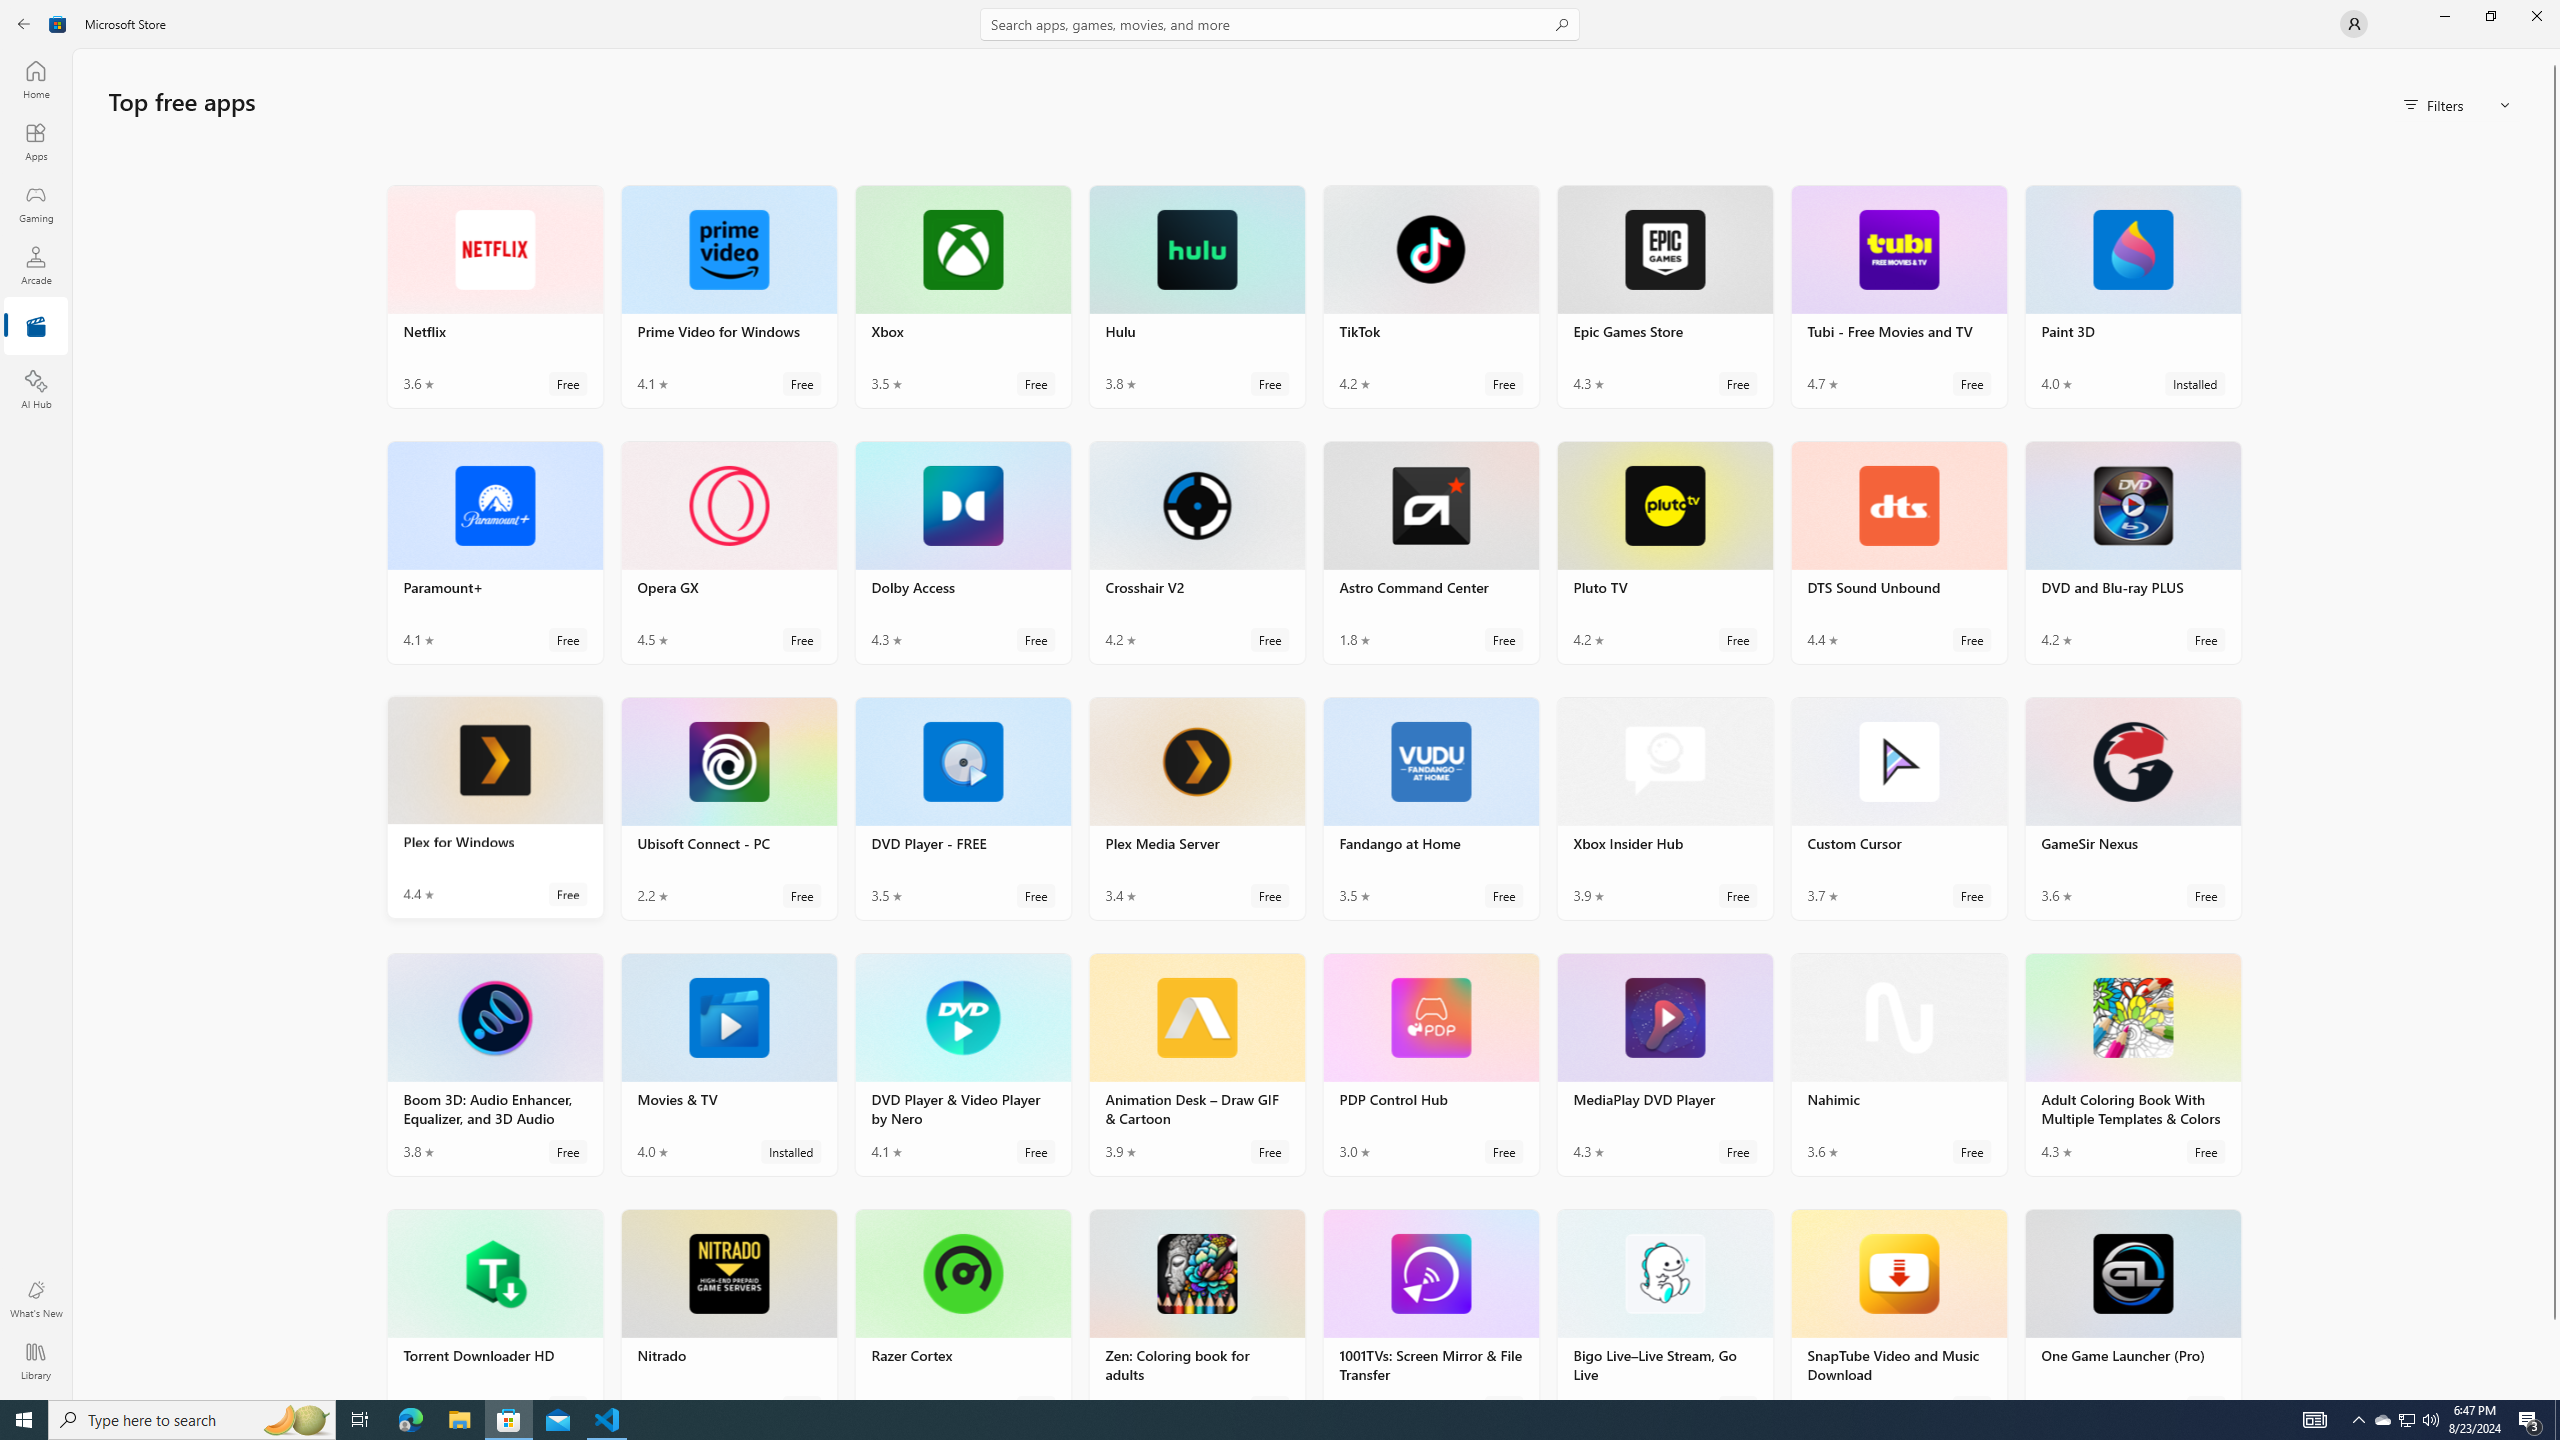 The height and width of the screenshot is (1440, 2560). What do you see at coordinates (1280, 23) in the screenshot?
I see `'Search'` at bounding box center [1280, 23].